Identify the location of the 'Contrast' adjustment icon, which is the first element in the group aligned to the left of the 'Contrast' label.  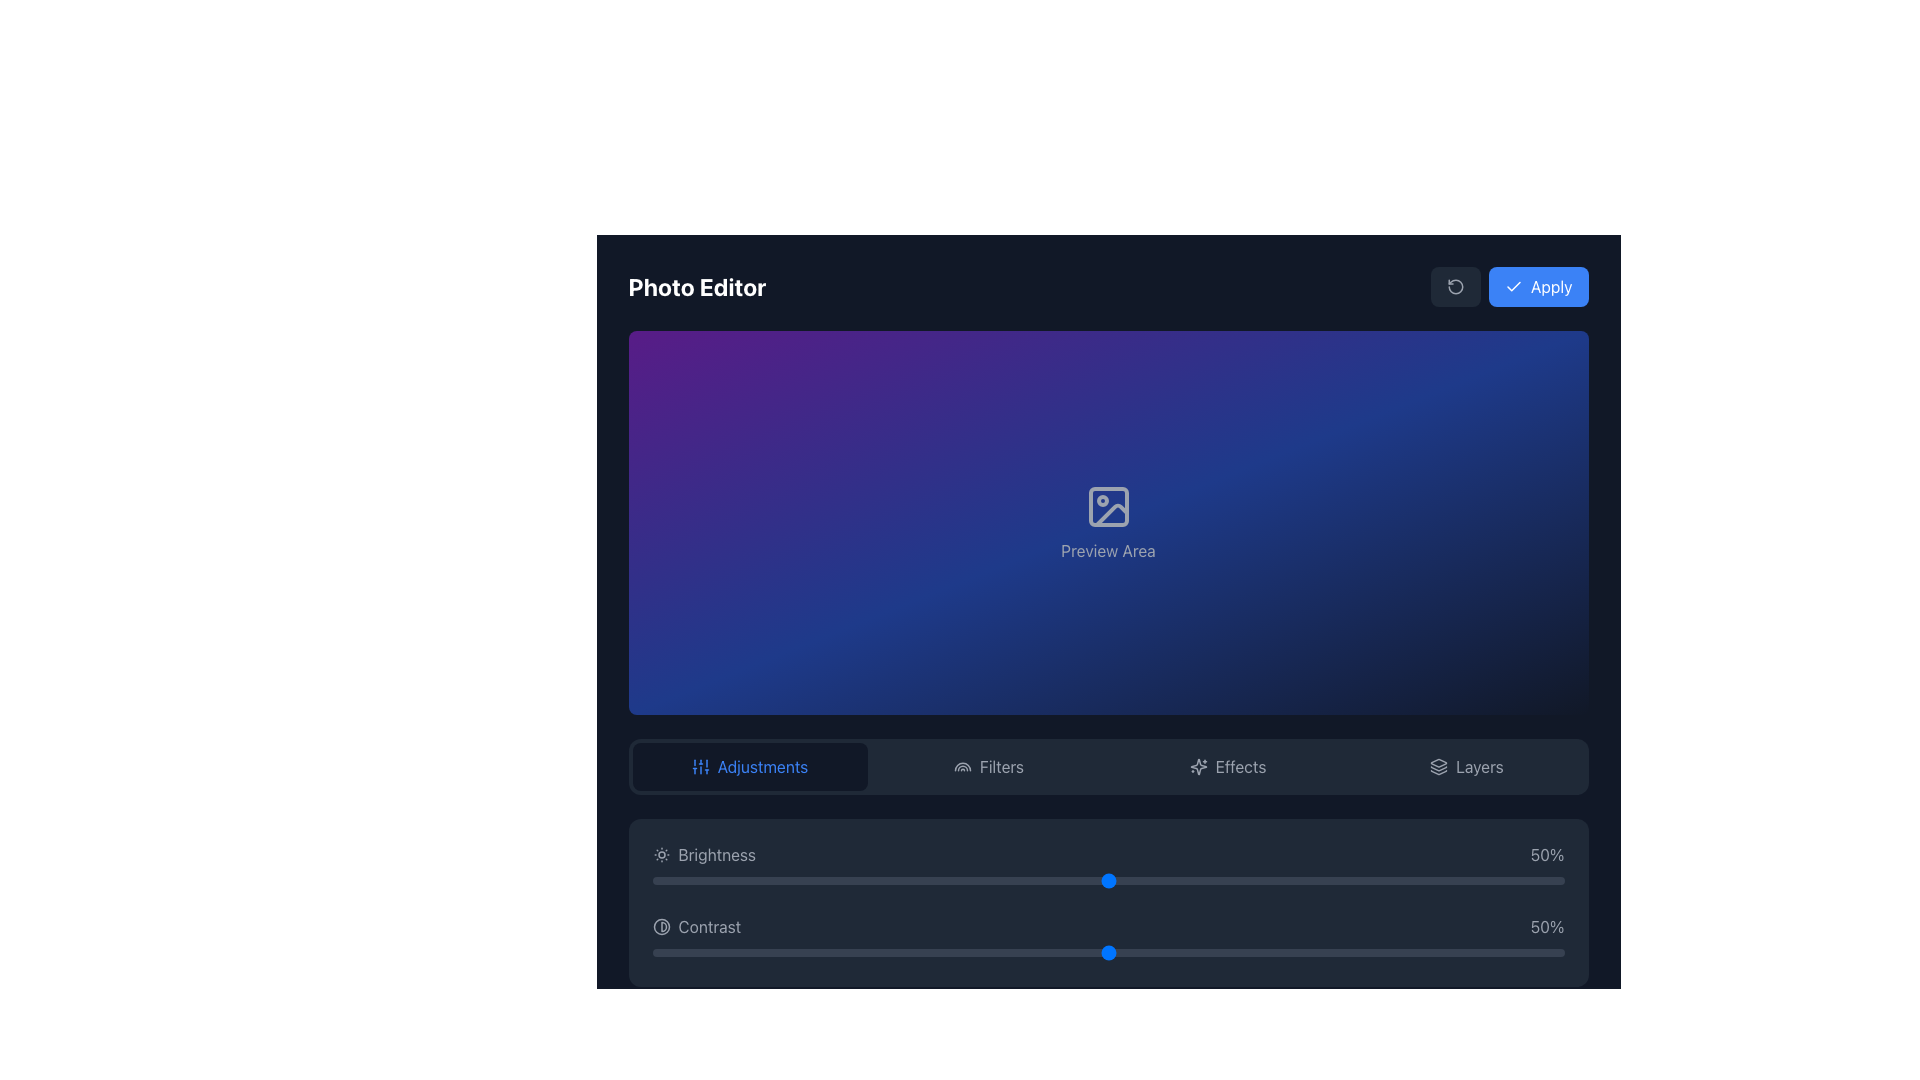
(661, 926).